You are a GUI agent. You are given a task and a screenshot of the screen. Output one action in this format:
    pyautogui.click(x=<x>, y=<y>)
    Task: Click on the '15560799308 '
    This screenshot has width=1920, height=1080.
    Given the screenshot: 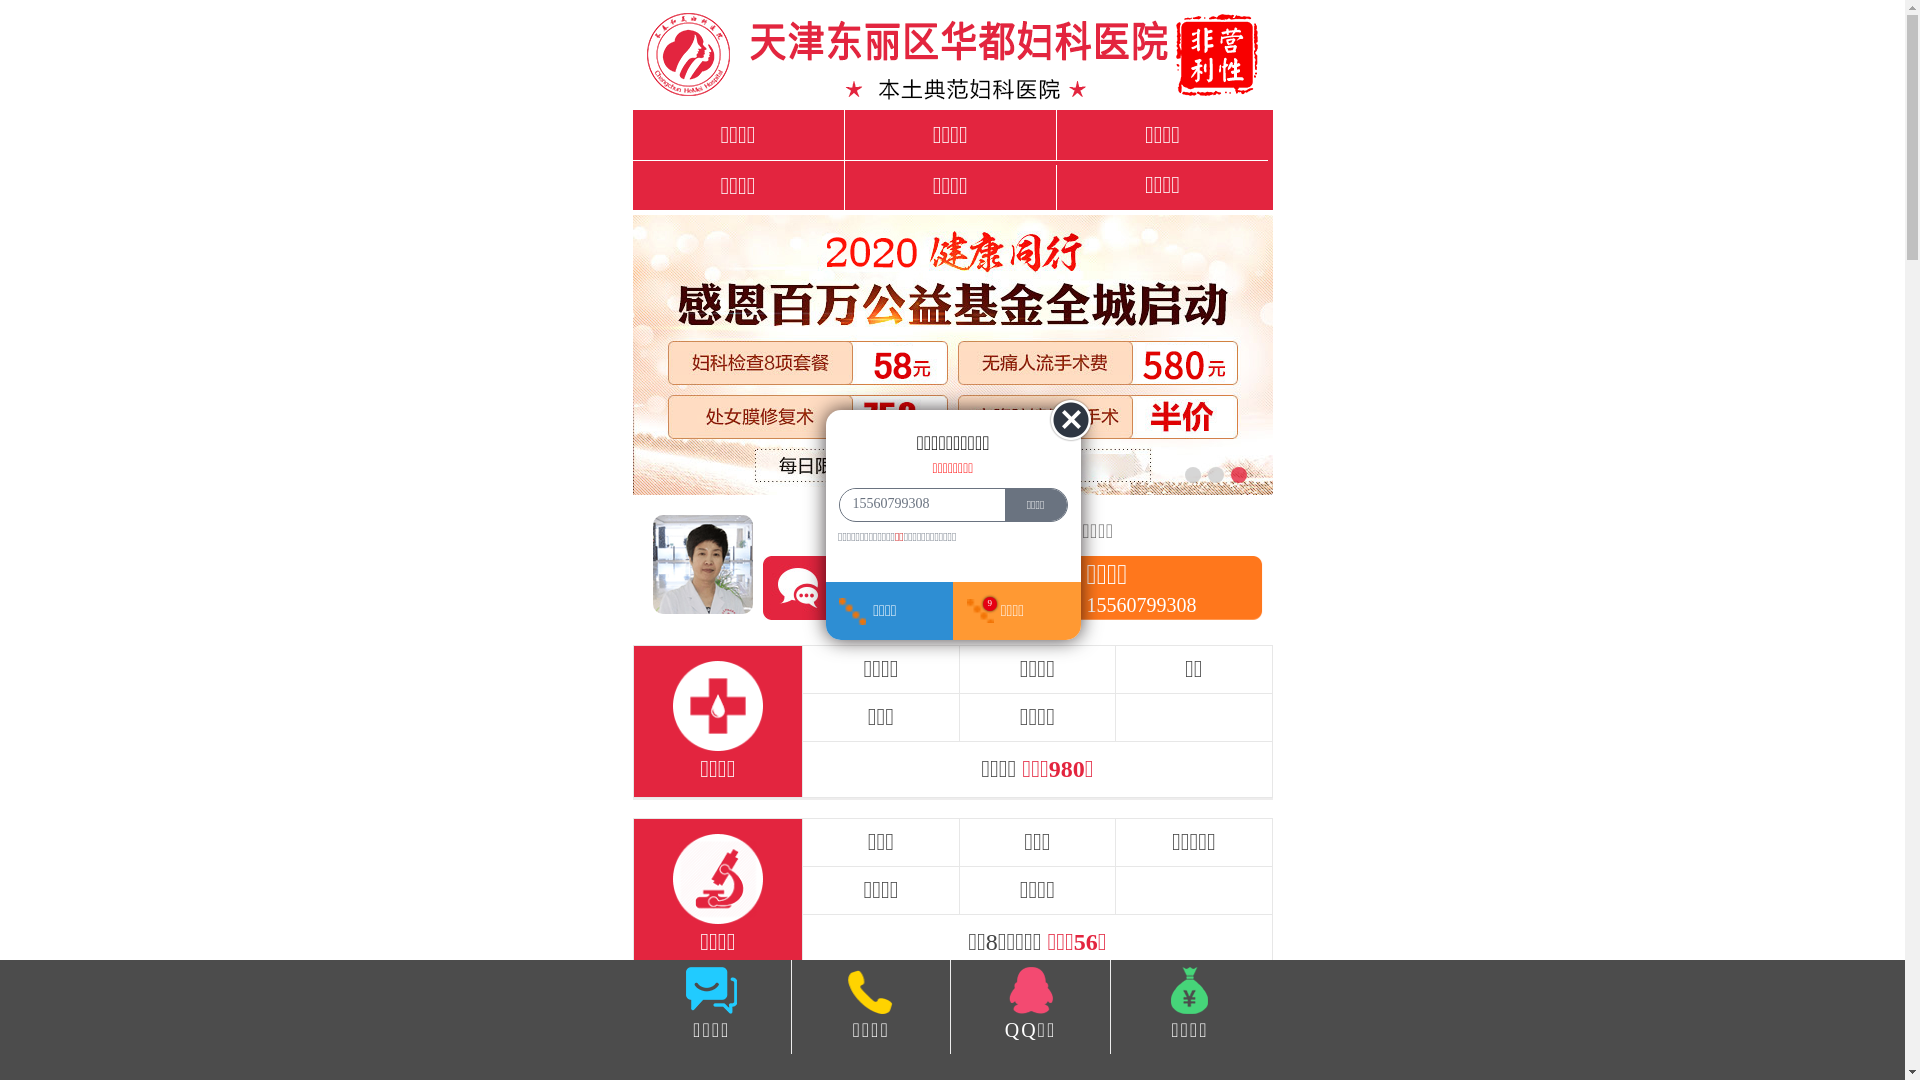 What is the action you would take?
    pyautogui.click(x=916, y=503)
    